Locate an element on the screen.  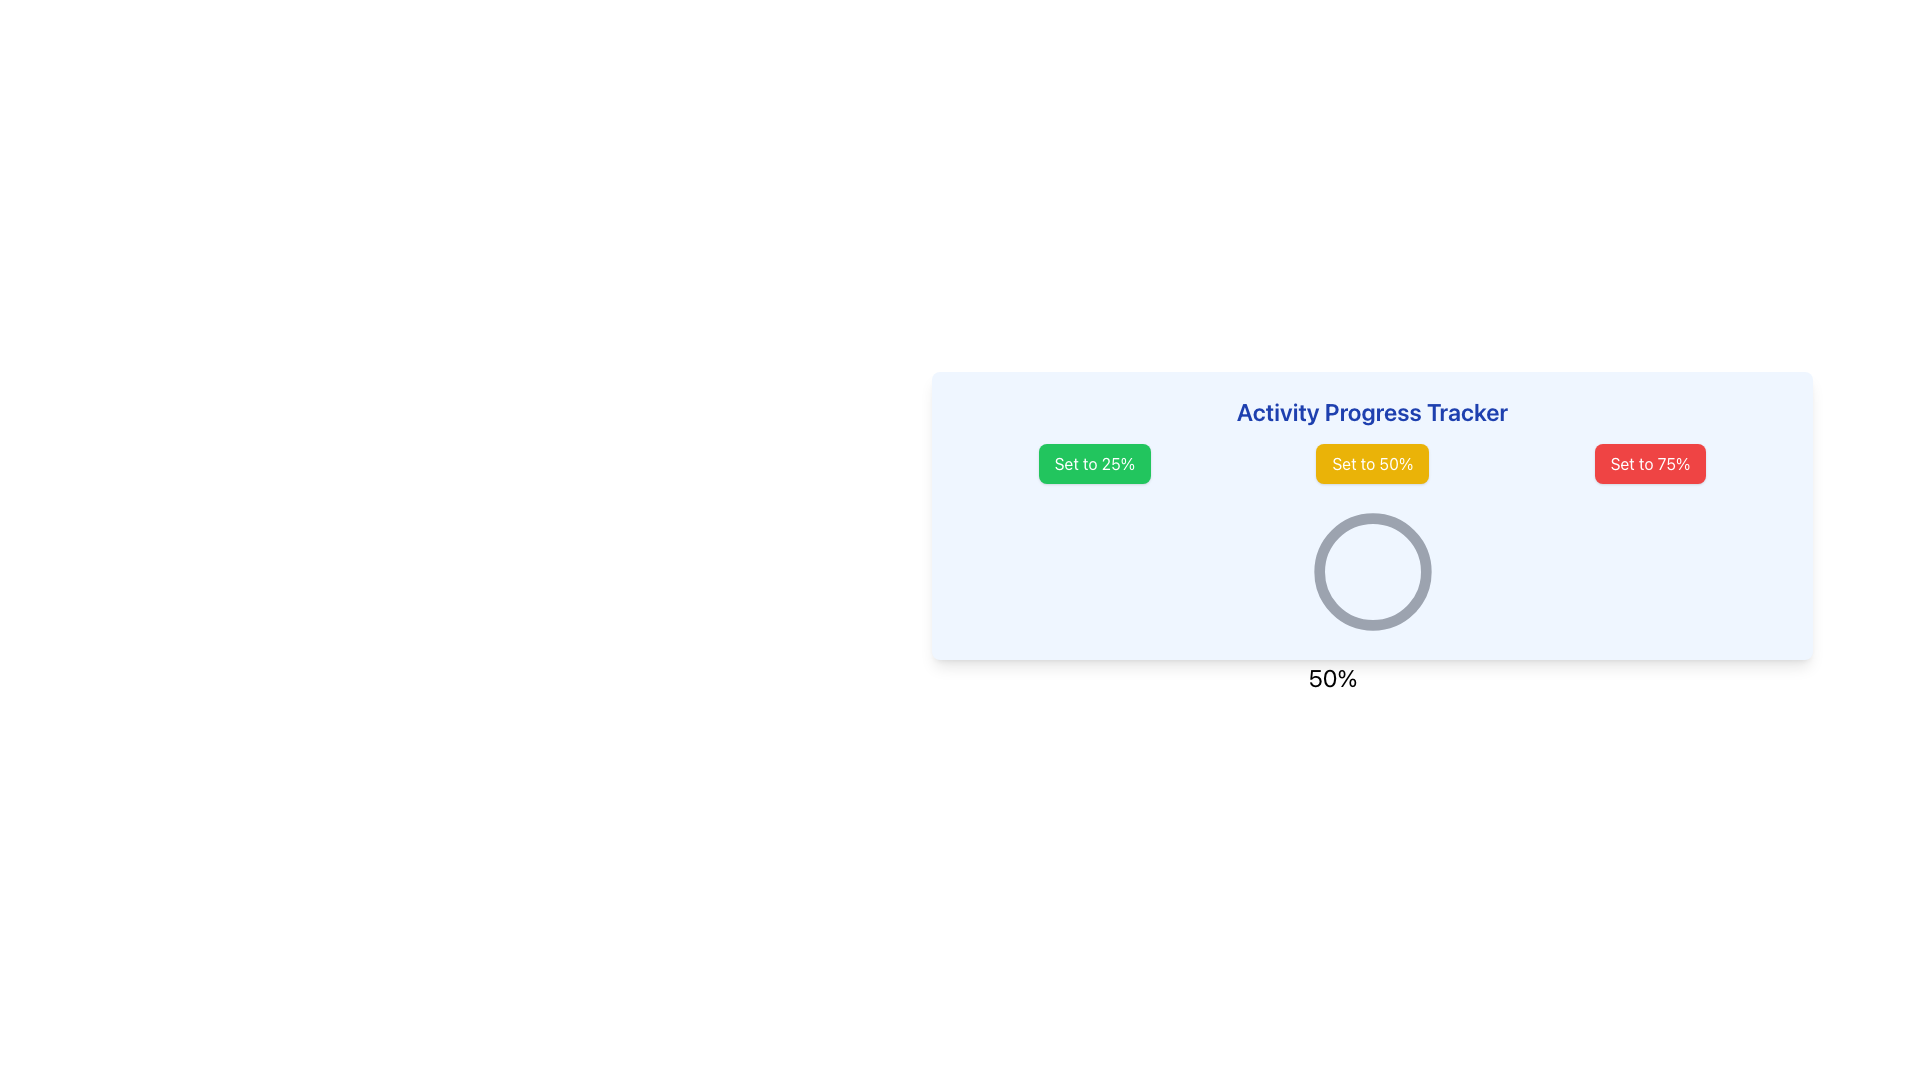
the red button labeled 'Set to 75%' located under the header 'Activity Progress Tracker' is located at coordinates (1650, 463).